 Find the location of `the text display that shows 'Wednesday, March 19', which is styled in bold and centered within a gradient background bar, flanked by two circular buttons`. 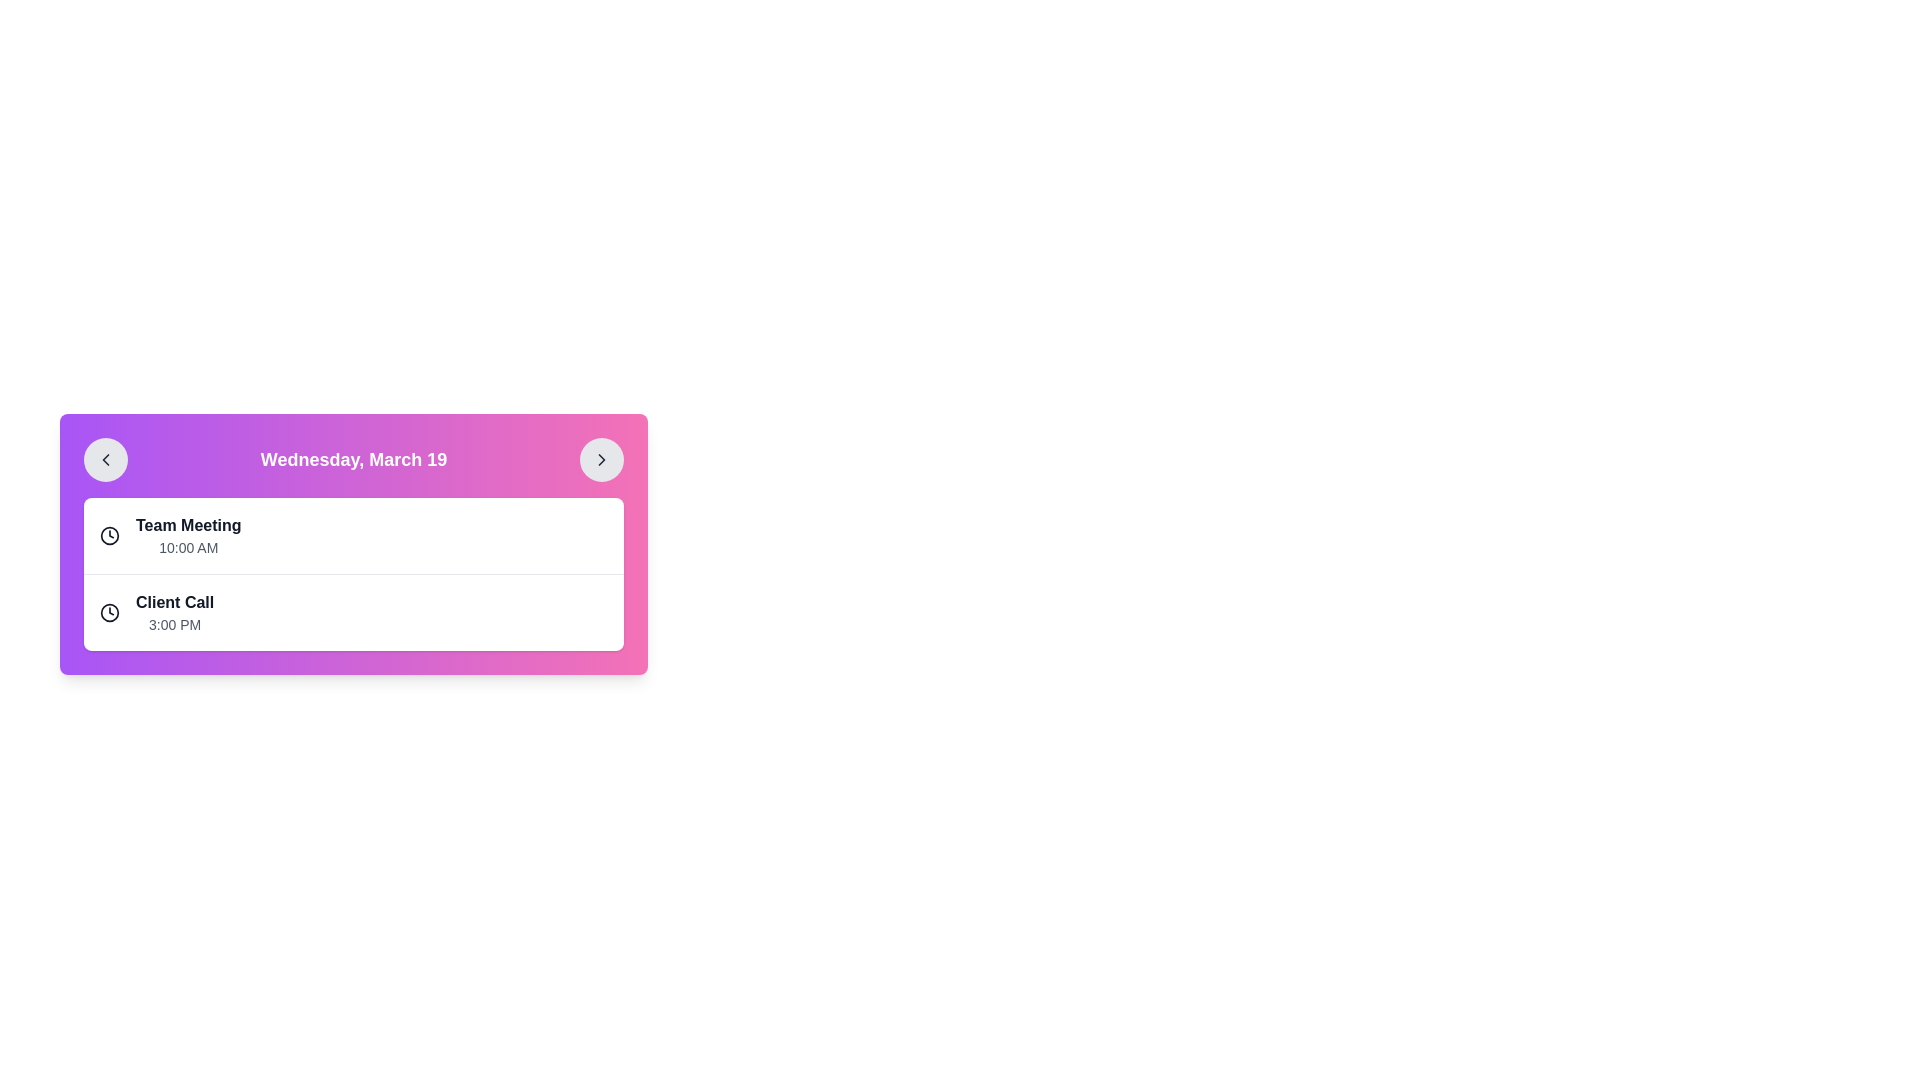

the text display that shows 'Wednesday, March 19', which is styled in bold and centered within a gradient background bar, flanked by two circular buttons is located at coordinates (354, 459).